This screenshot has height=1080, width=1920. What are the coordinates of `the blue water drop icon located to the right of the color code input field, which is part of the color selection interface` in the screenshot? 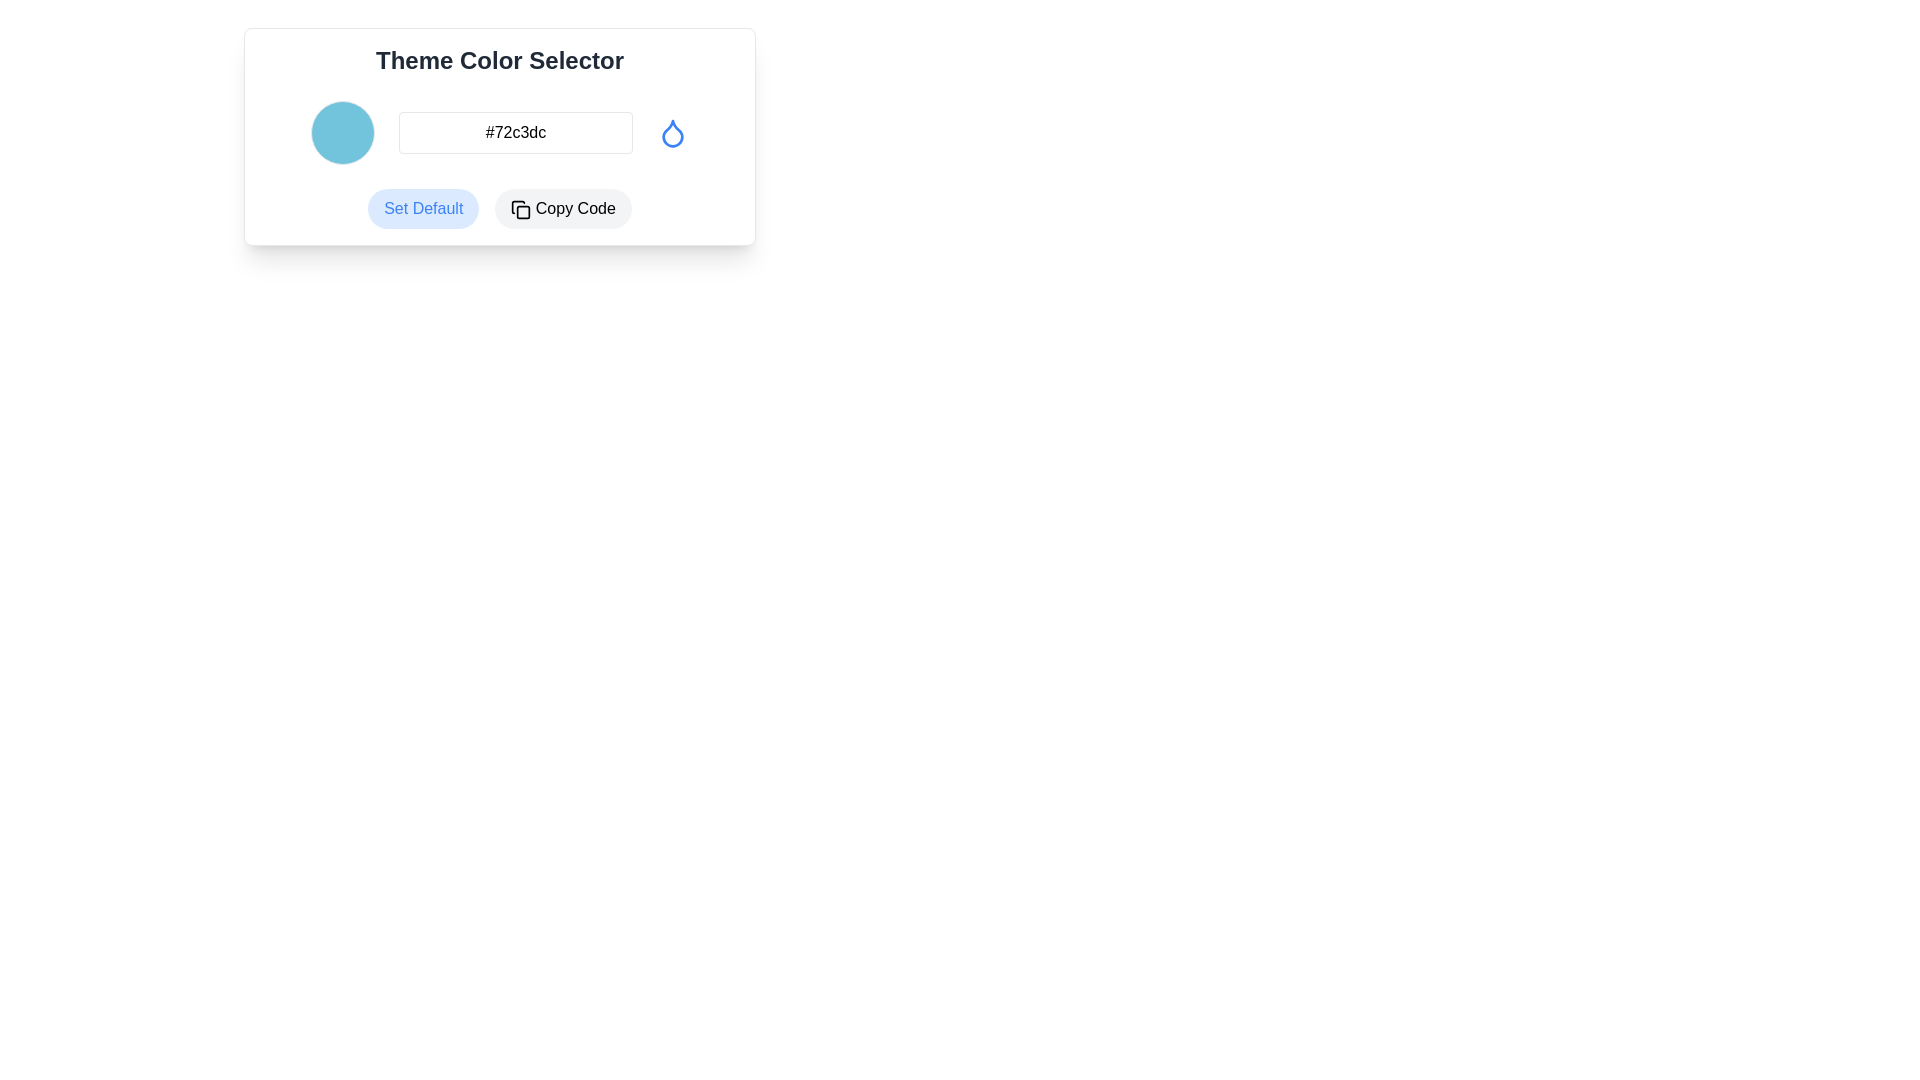 It's located at (672, 132).